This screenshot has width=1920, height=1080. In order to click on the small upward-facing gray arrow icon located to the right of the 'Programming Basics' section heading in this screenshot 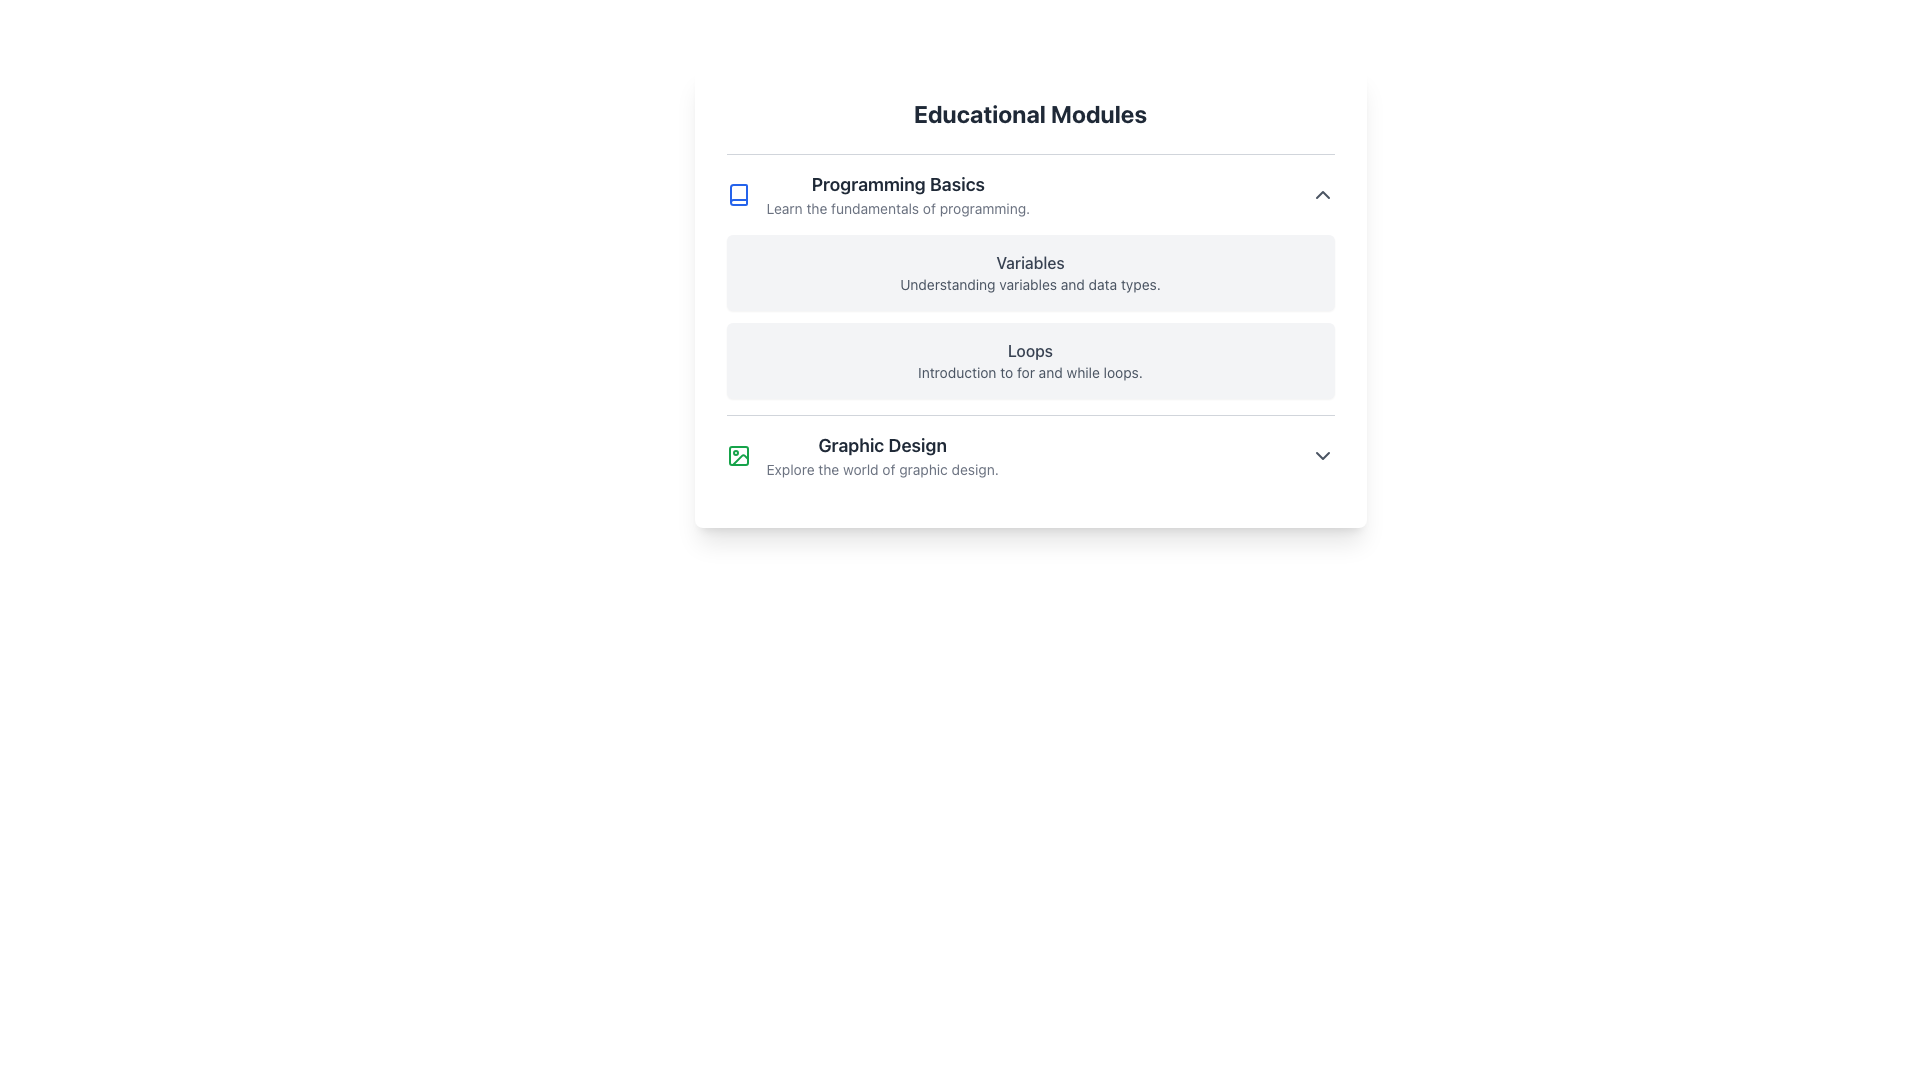, I will do `click(1322, 195)`.